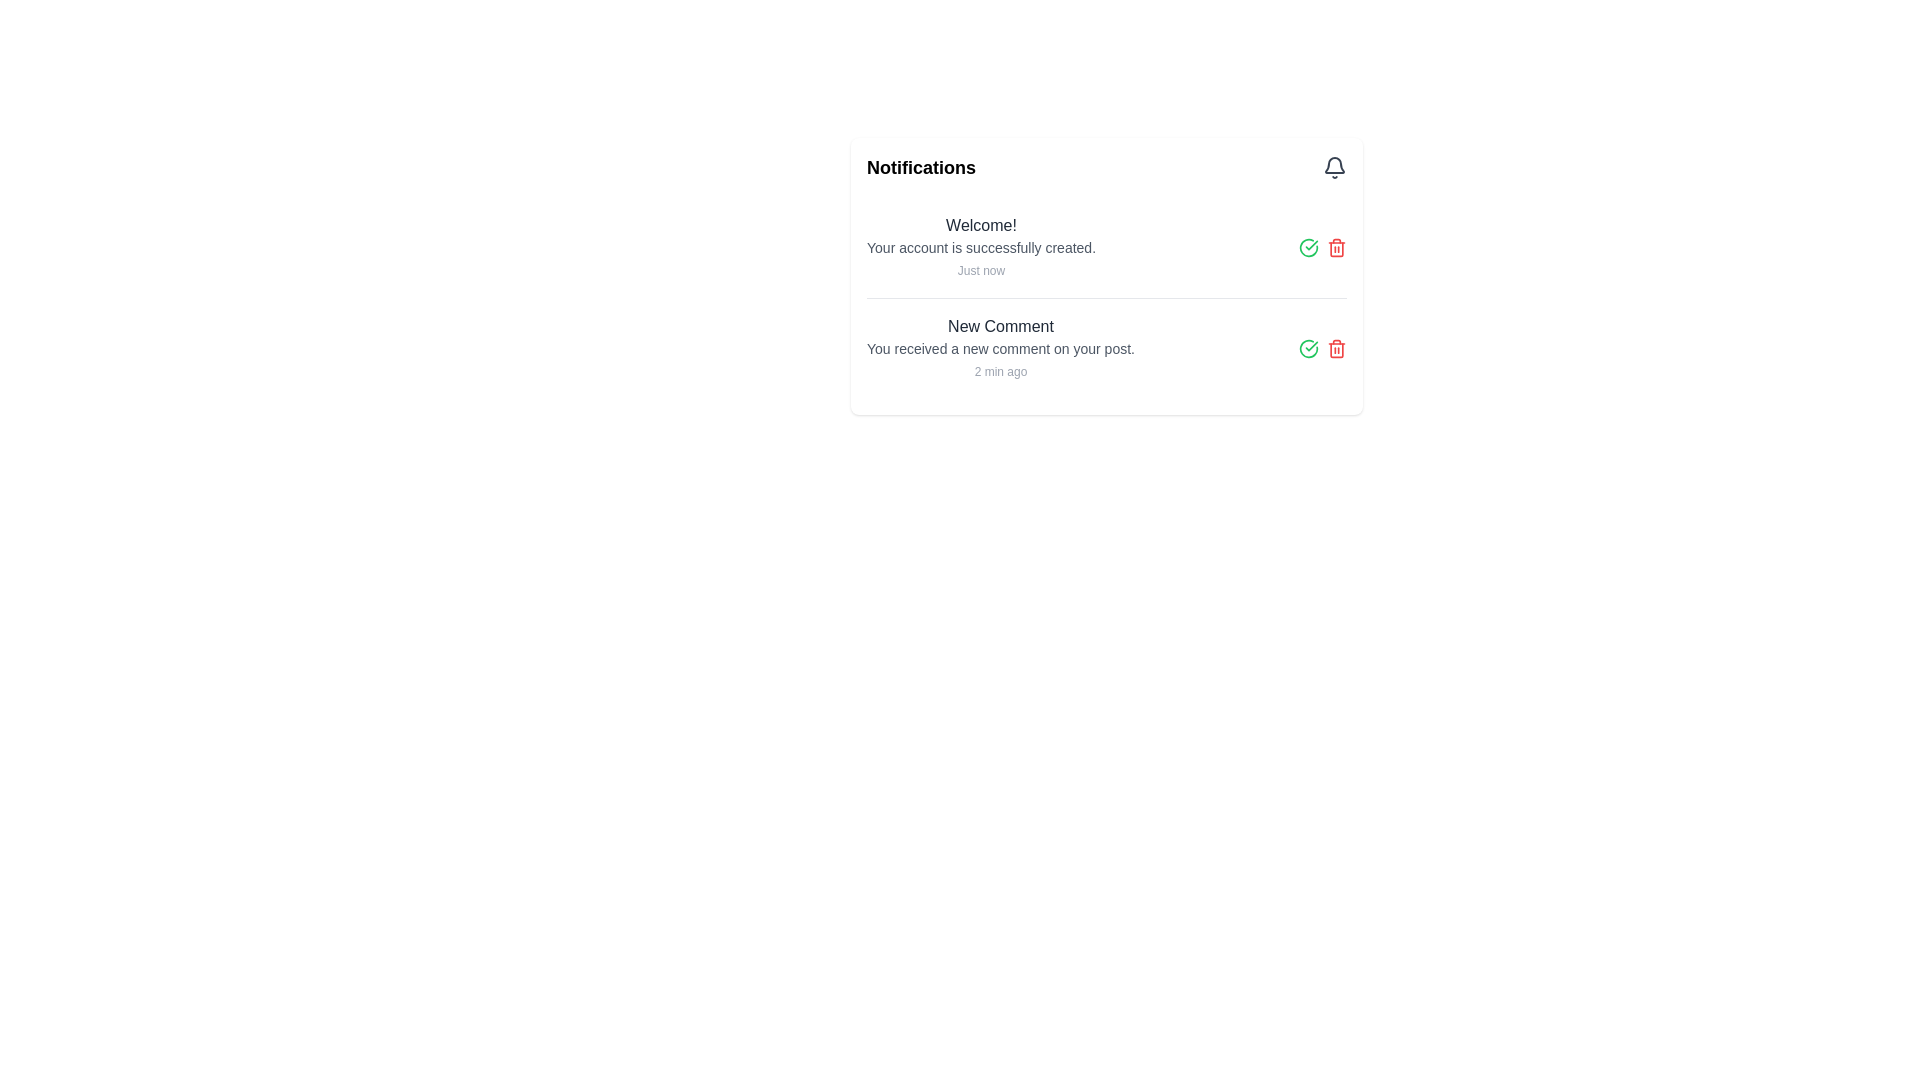  Describe the element at coordinates (981, 246) in the screenshot. I see `informational message text indicating the successful account creation, which is positioned below the 'Welcome!' heading and above the 'Just now' timestamp` at that location.